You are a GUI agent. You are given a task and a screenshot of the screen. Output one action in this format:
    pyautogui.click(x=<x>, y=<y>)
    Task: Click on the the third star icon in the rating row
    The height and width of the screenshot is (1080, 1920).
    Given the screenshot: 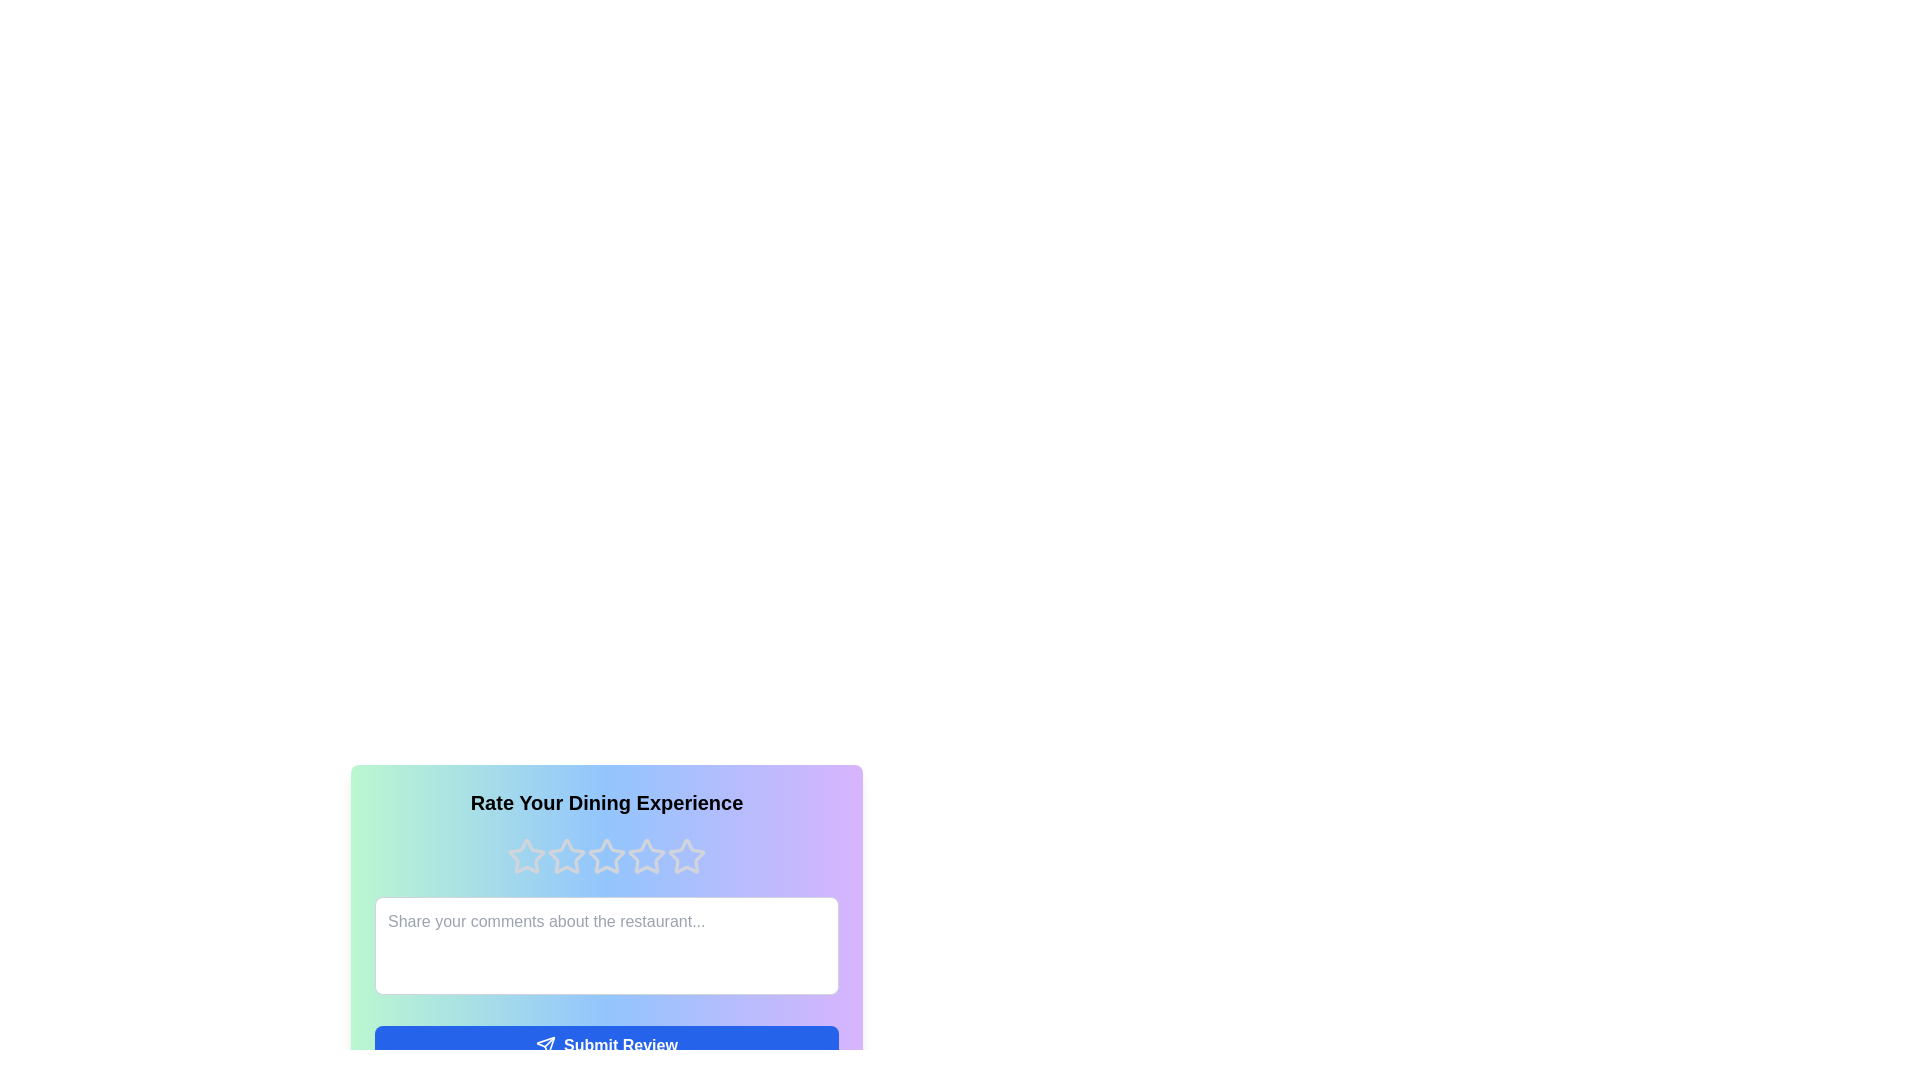 What is the action you would take?
    pyautogui.click(x=605, y=855)
    